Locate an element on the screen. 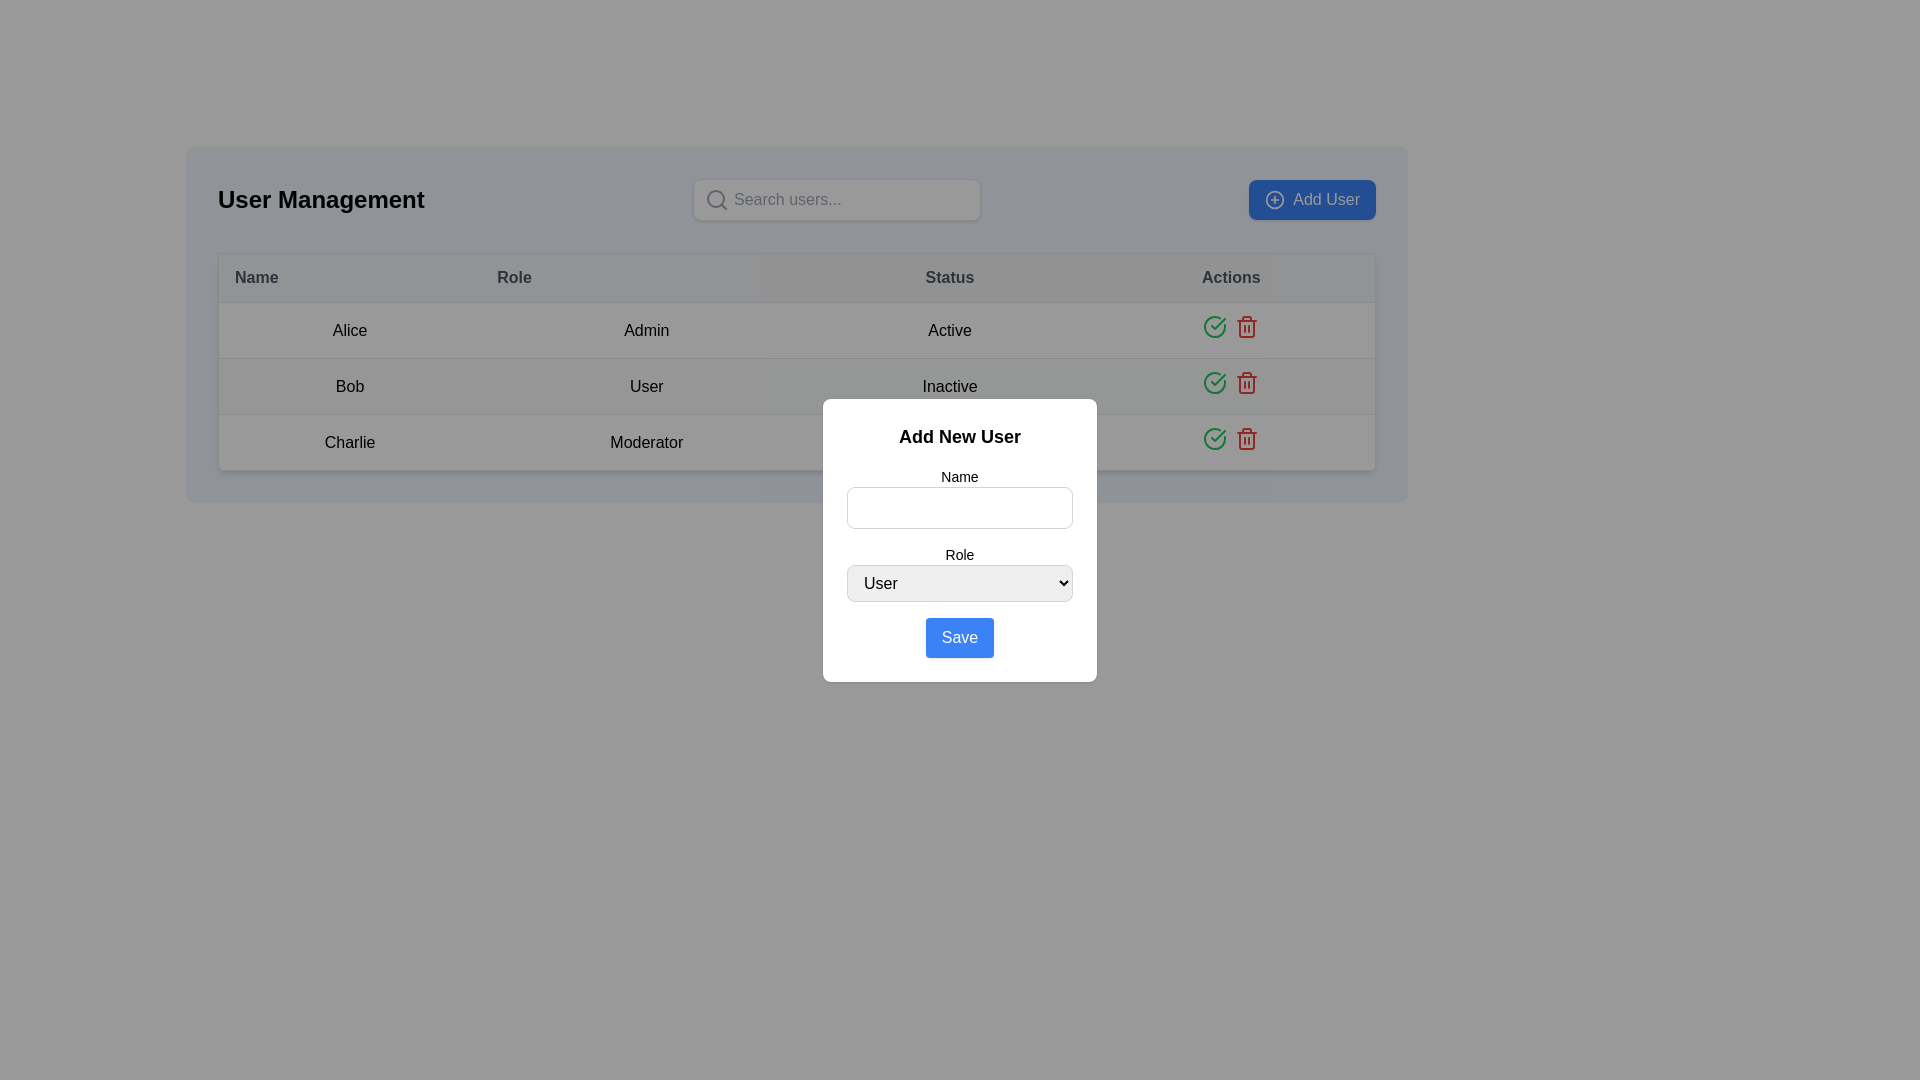  static text display showing the name 'Charlie', which is located in the third row of the 'Name' column of the user management table is located at coordinates (349, 441).